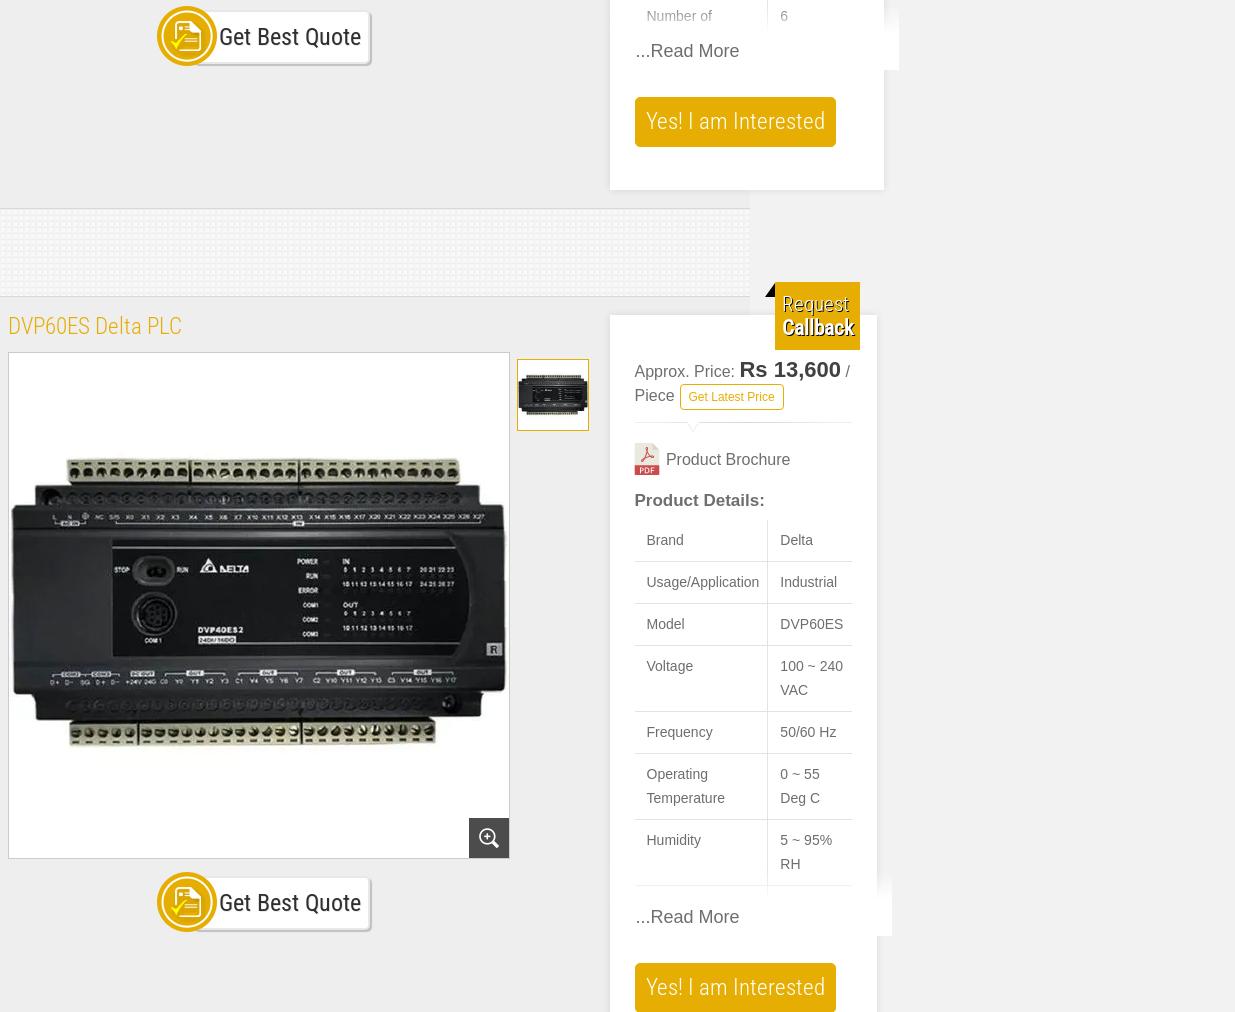 Image resolution: width=1235 pixels, height=1012 pixels. What do you see at coordinates (672, 838) in the screenshot?
I see `'Humidity'` at bounding box center [672, 838].